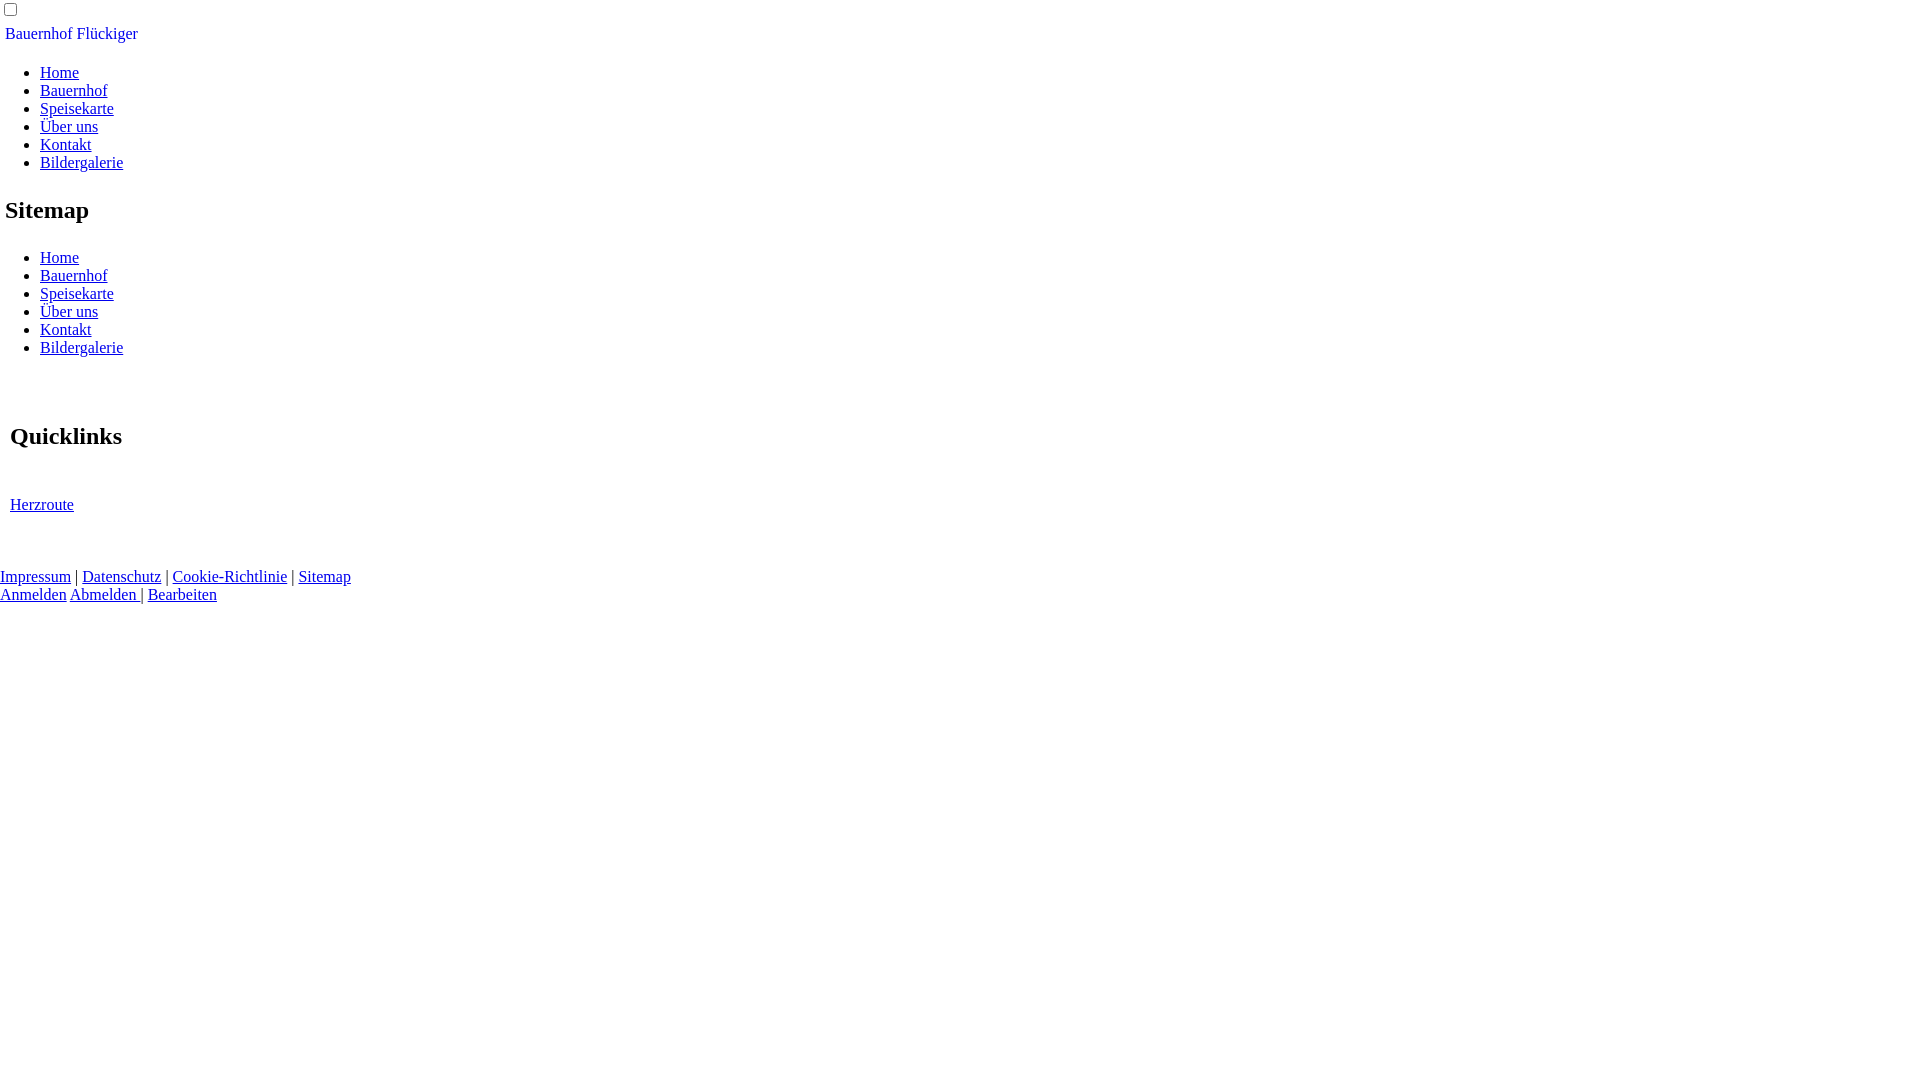 The height and width of the screenshot is (1080, 1920). What do you see at coordinates (120, 576) in the screenshot?
I see `'Datenschutz'` at bounding box center [120, 576].